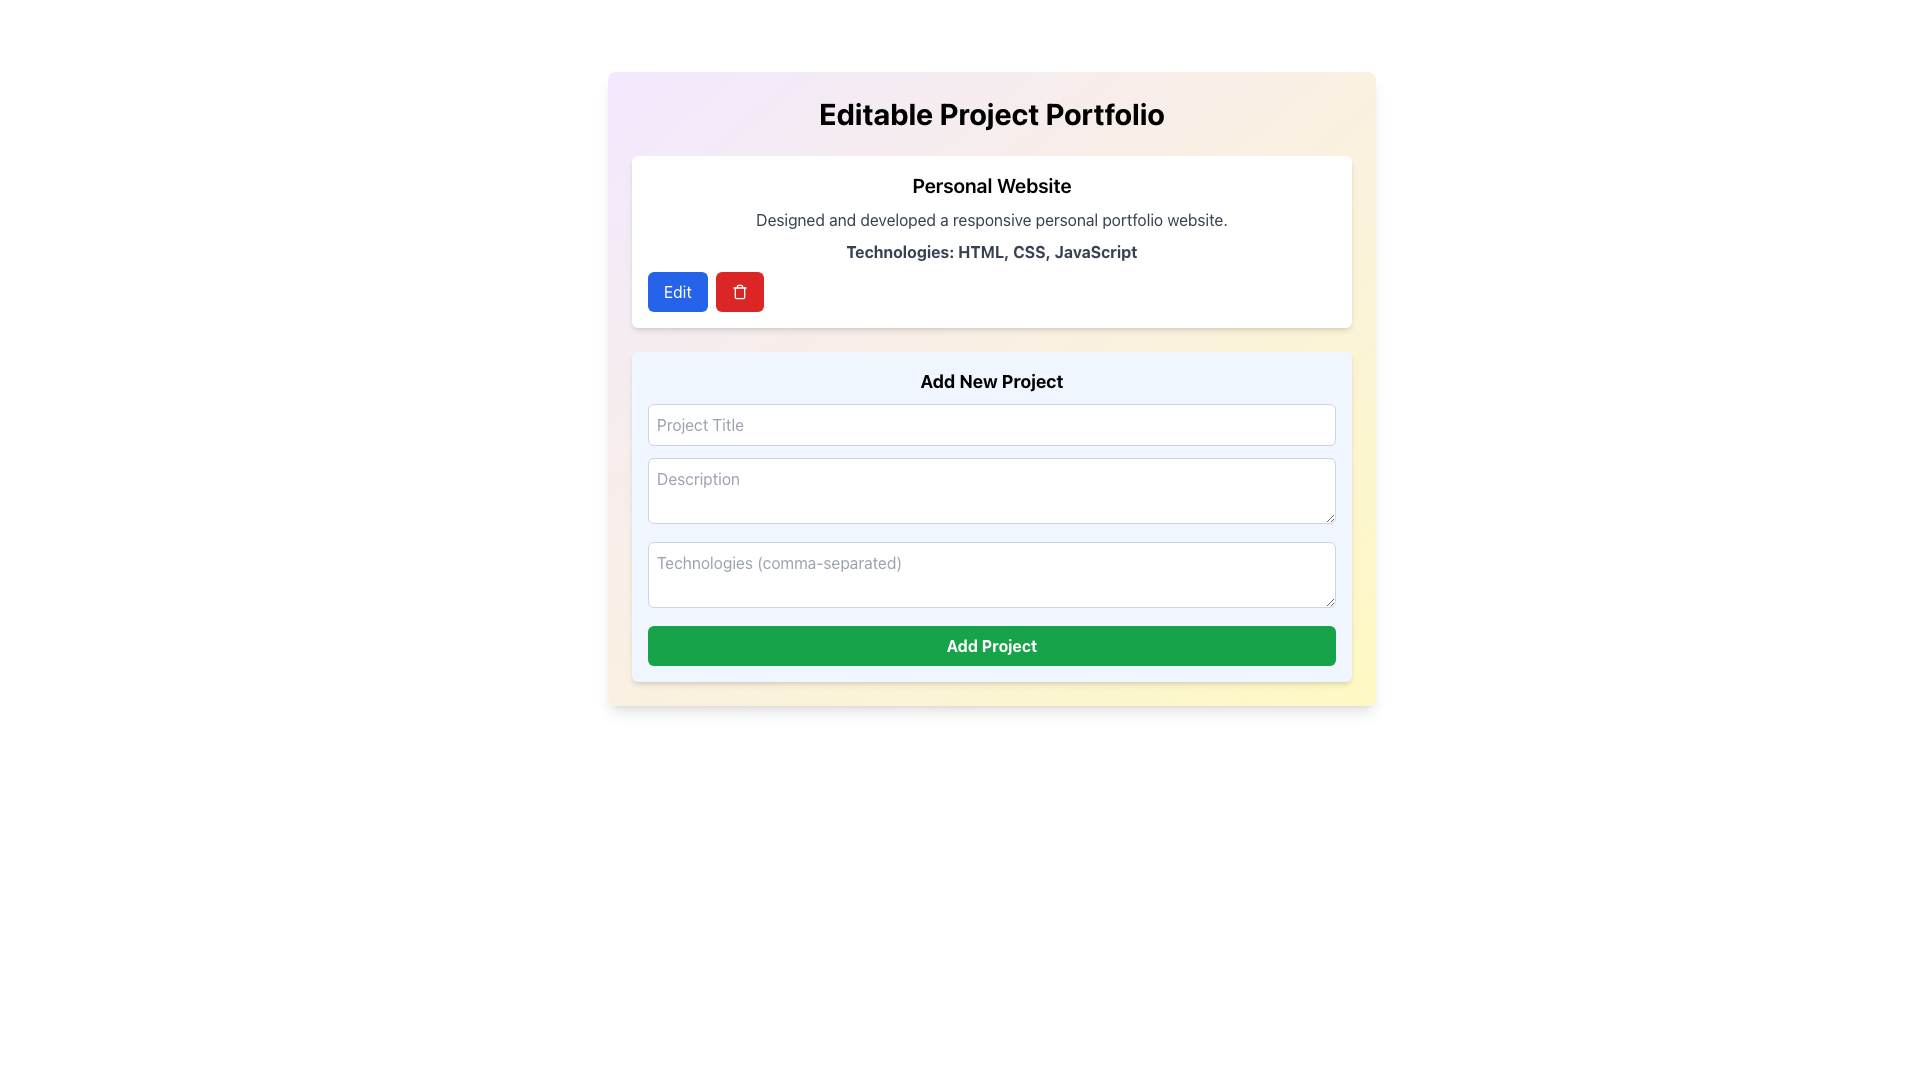  Describe the element at coordinates (992, 219) in the screenshot. I see `the static text label that provides a description of the work associated with 'Personal Website', located below the title and above the technologies list` at that location.